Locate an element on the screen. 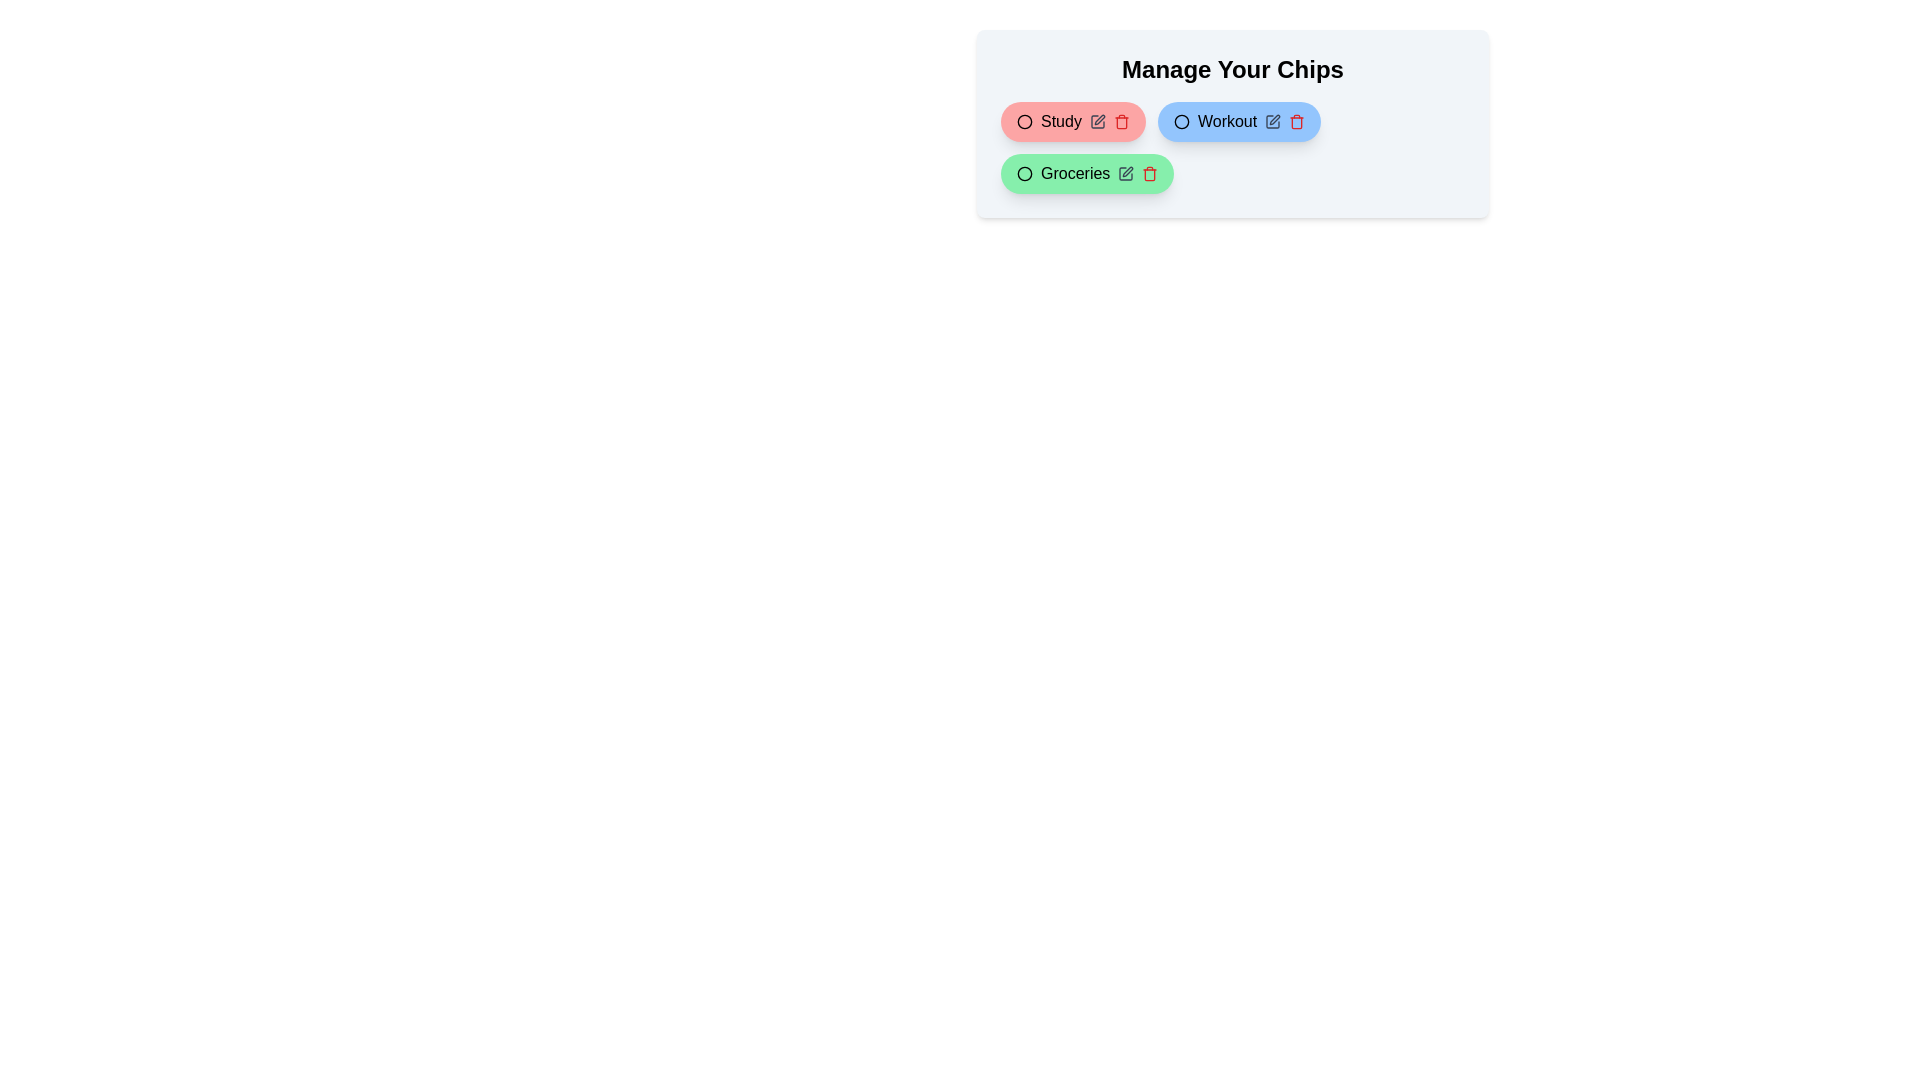 The height and width of the screenshot is (1080, 1920). edit button of the chip labeled Groceries to change its color is located at coordinates (1126, 172).